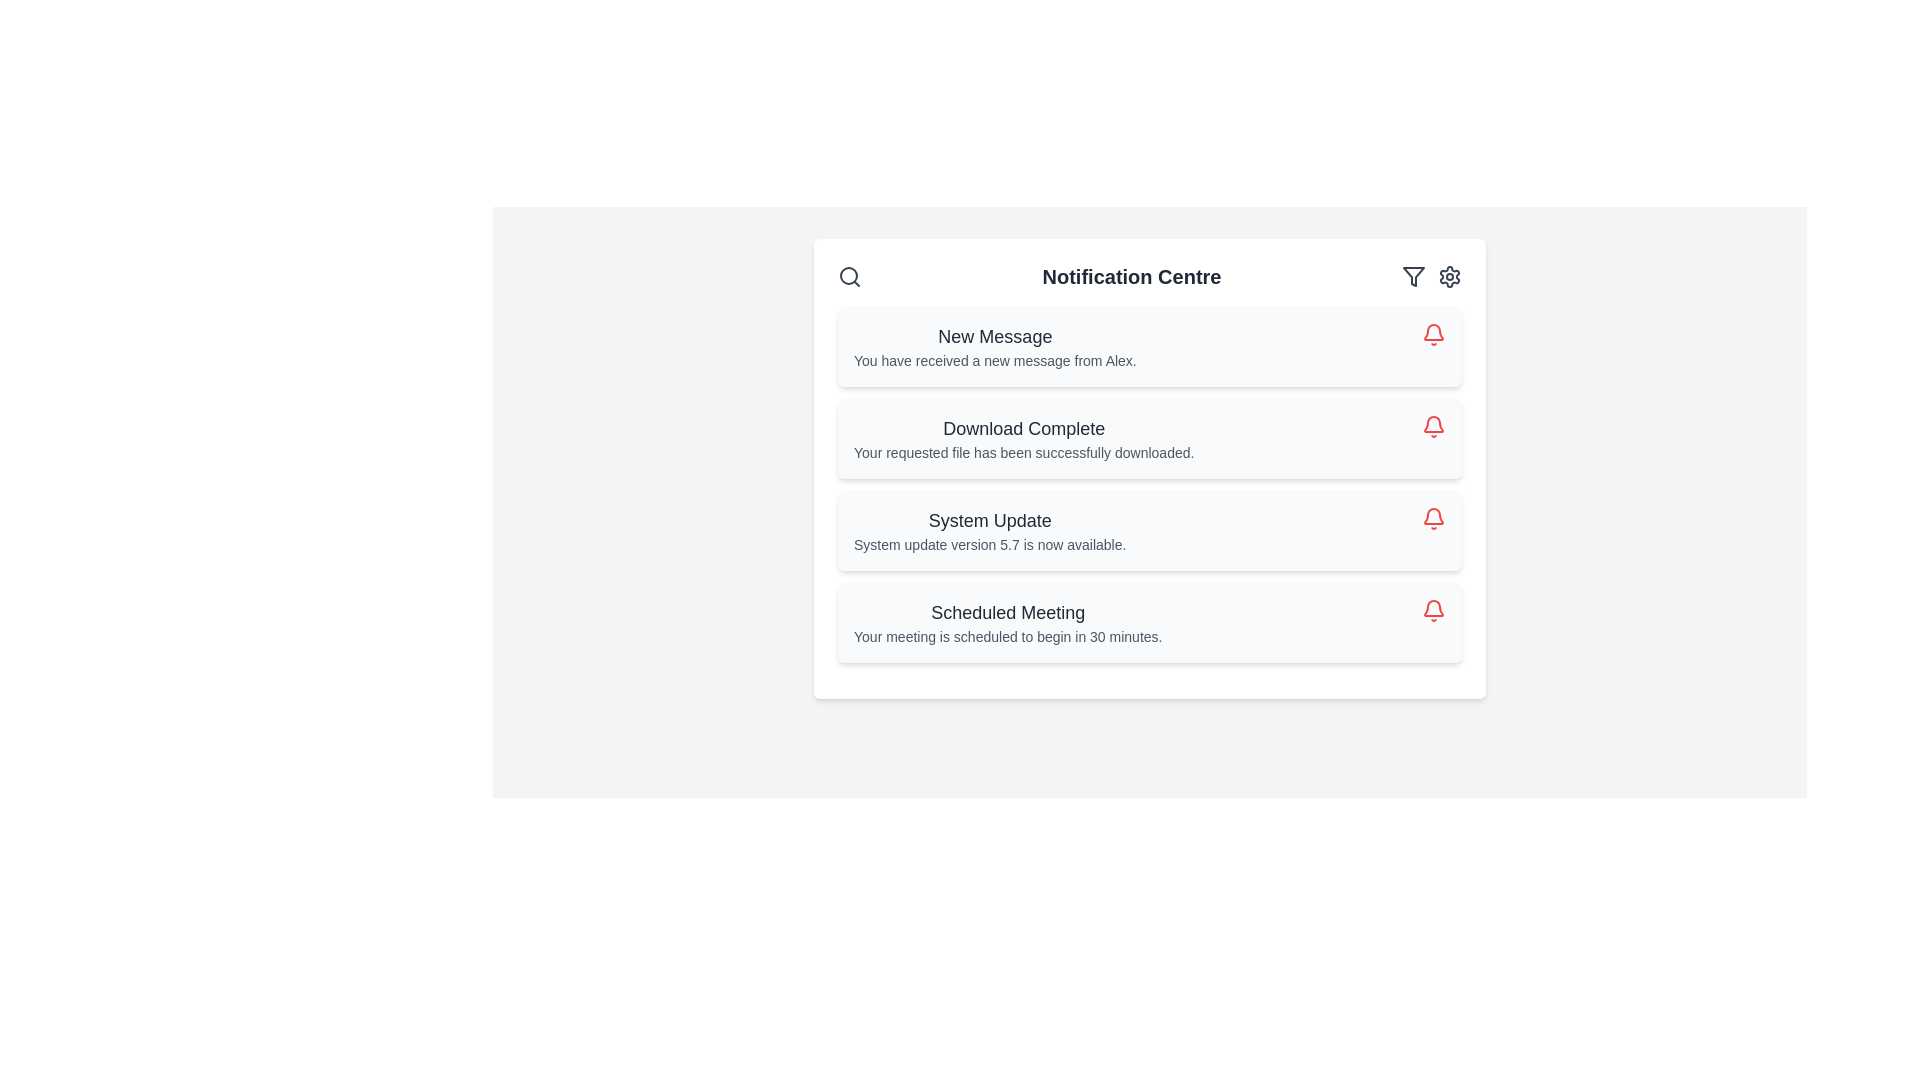 The image size is (1920, 1080). Describe the element at coordinates (1132, 277) in the screenshot. I see `the bold, large-sized text label reading 'Notification Centre' located in the header section of the notification interface` at that location.